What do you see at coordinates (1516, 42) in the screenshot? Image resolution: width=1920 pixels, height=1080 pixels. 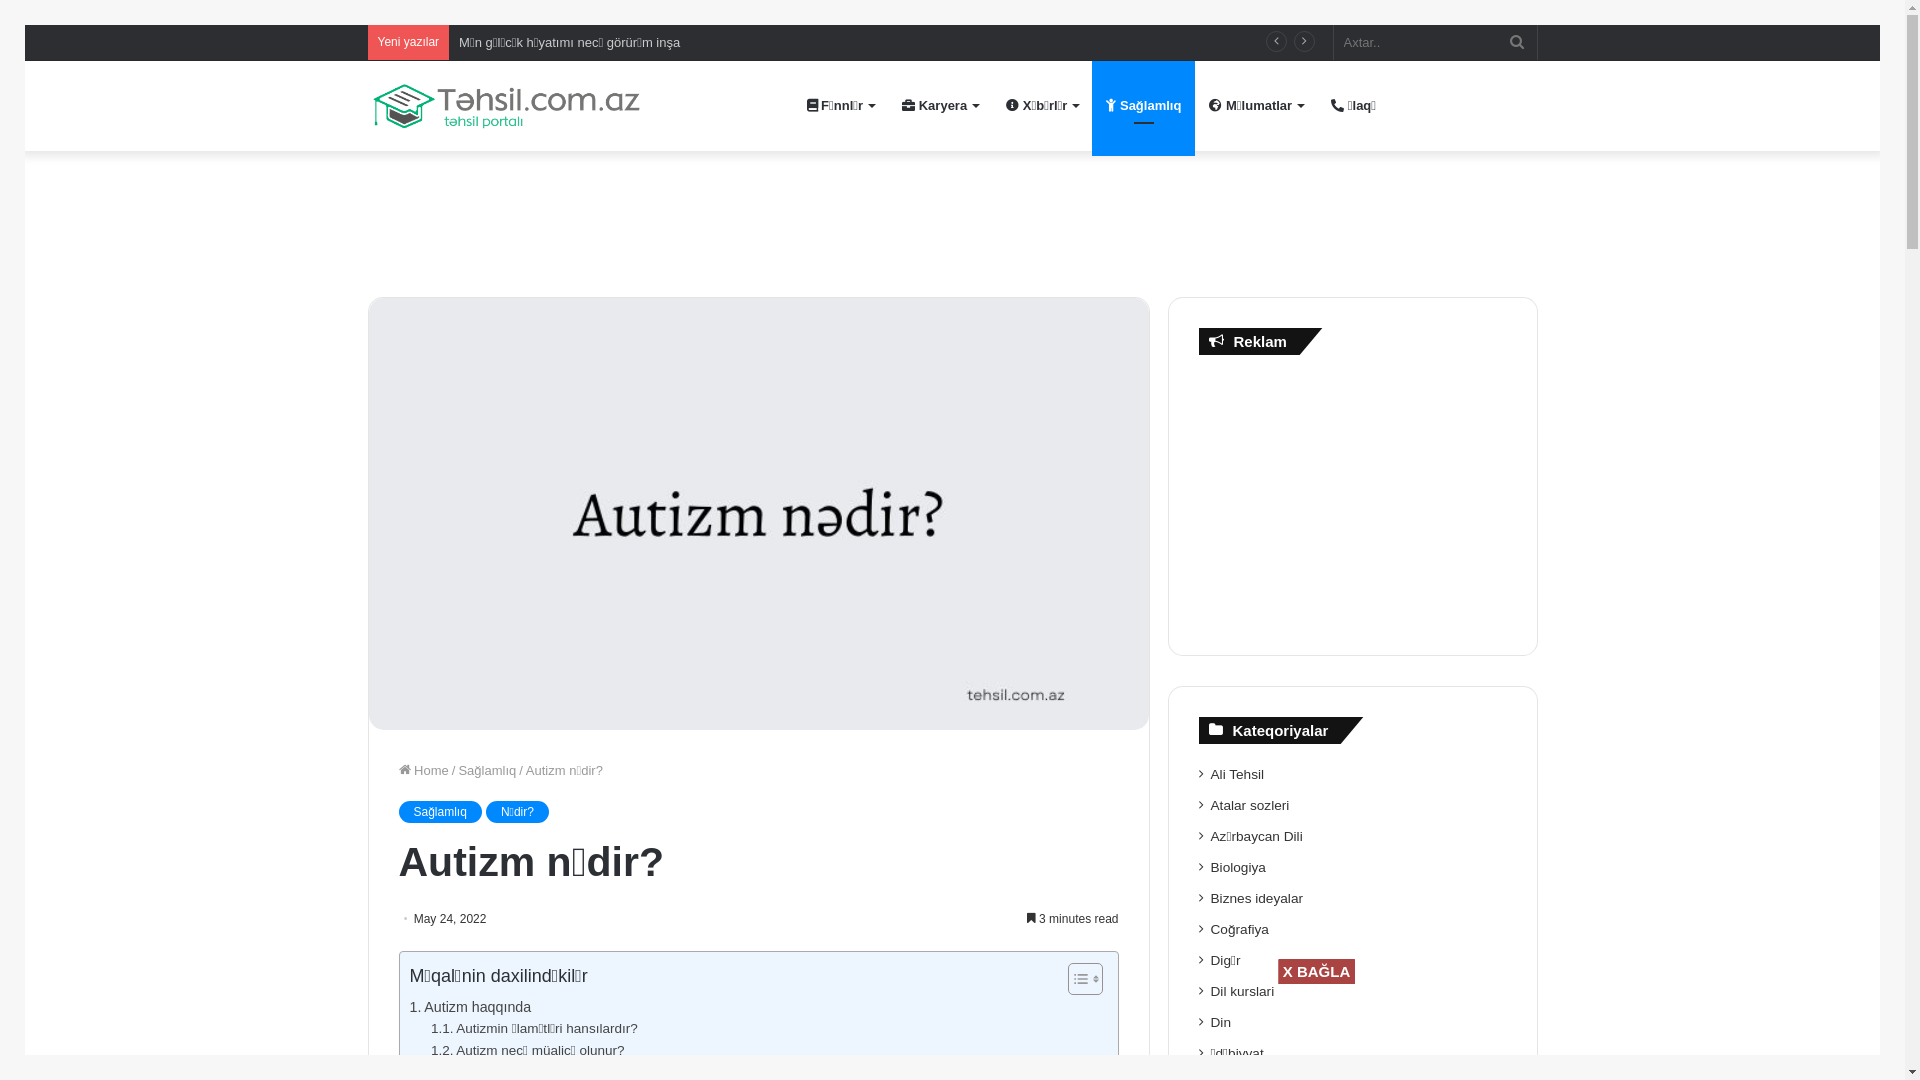 I see `'Axtar..'` at bounding box center [1516, 42].